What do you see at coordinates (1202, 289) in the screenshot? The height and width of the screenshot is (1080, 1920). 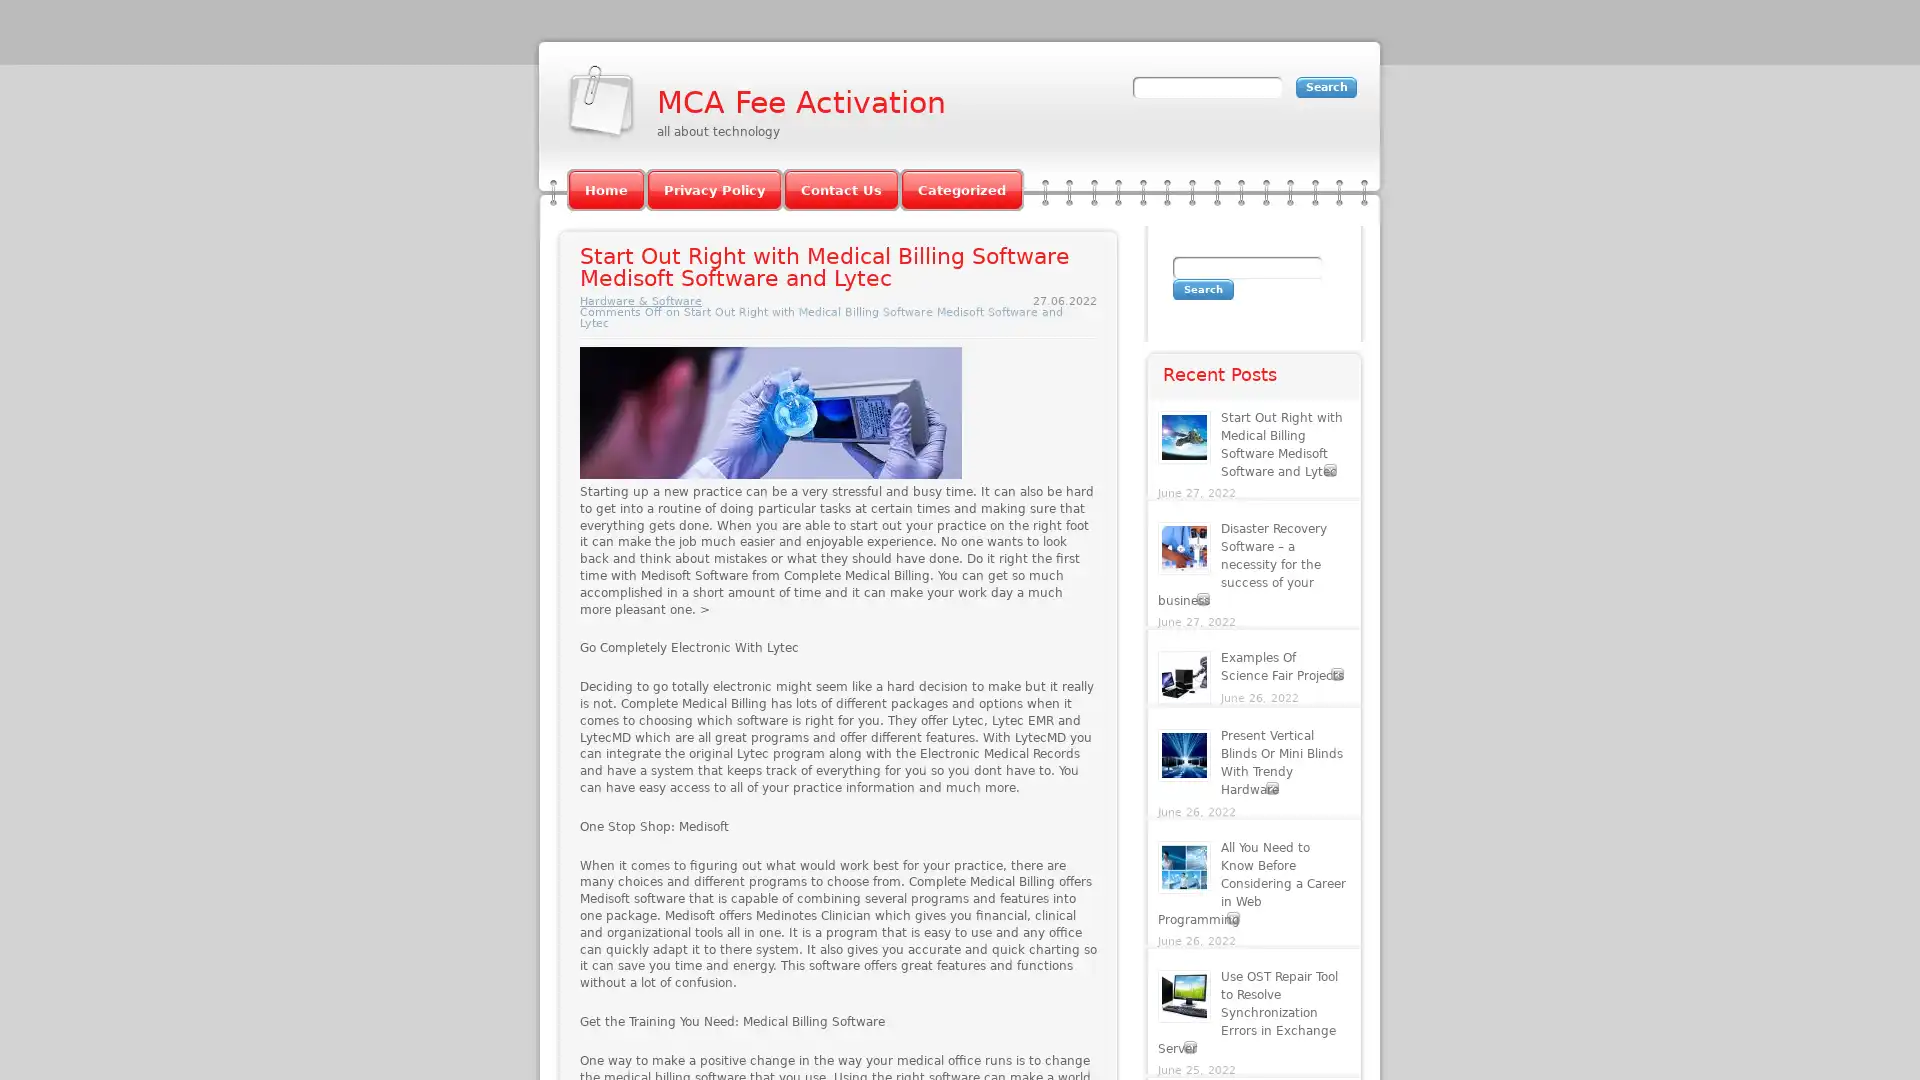 I see `Search` at bounding box center [1202, 289].